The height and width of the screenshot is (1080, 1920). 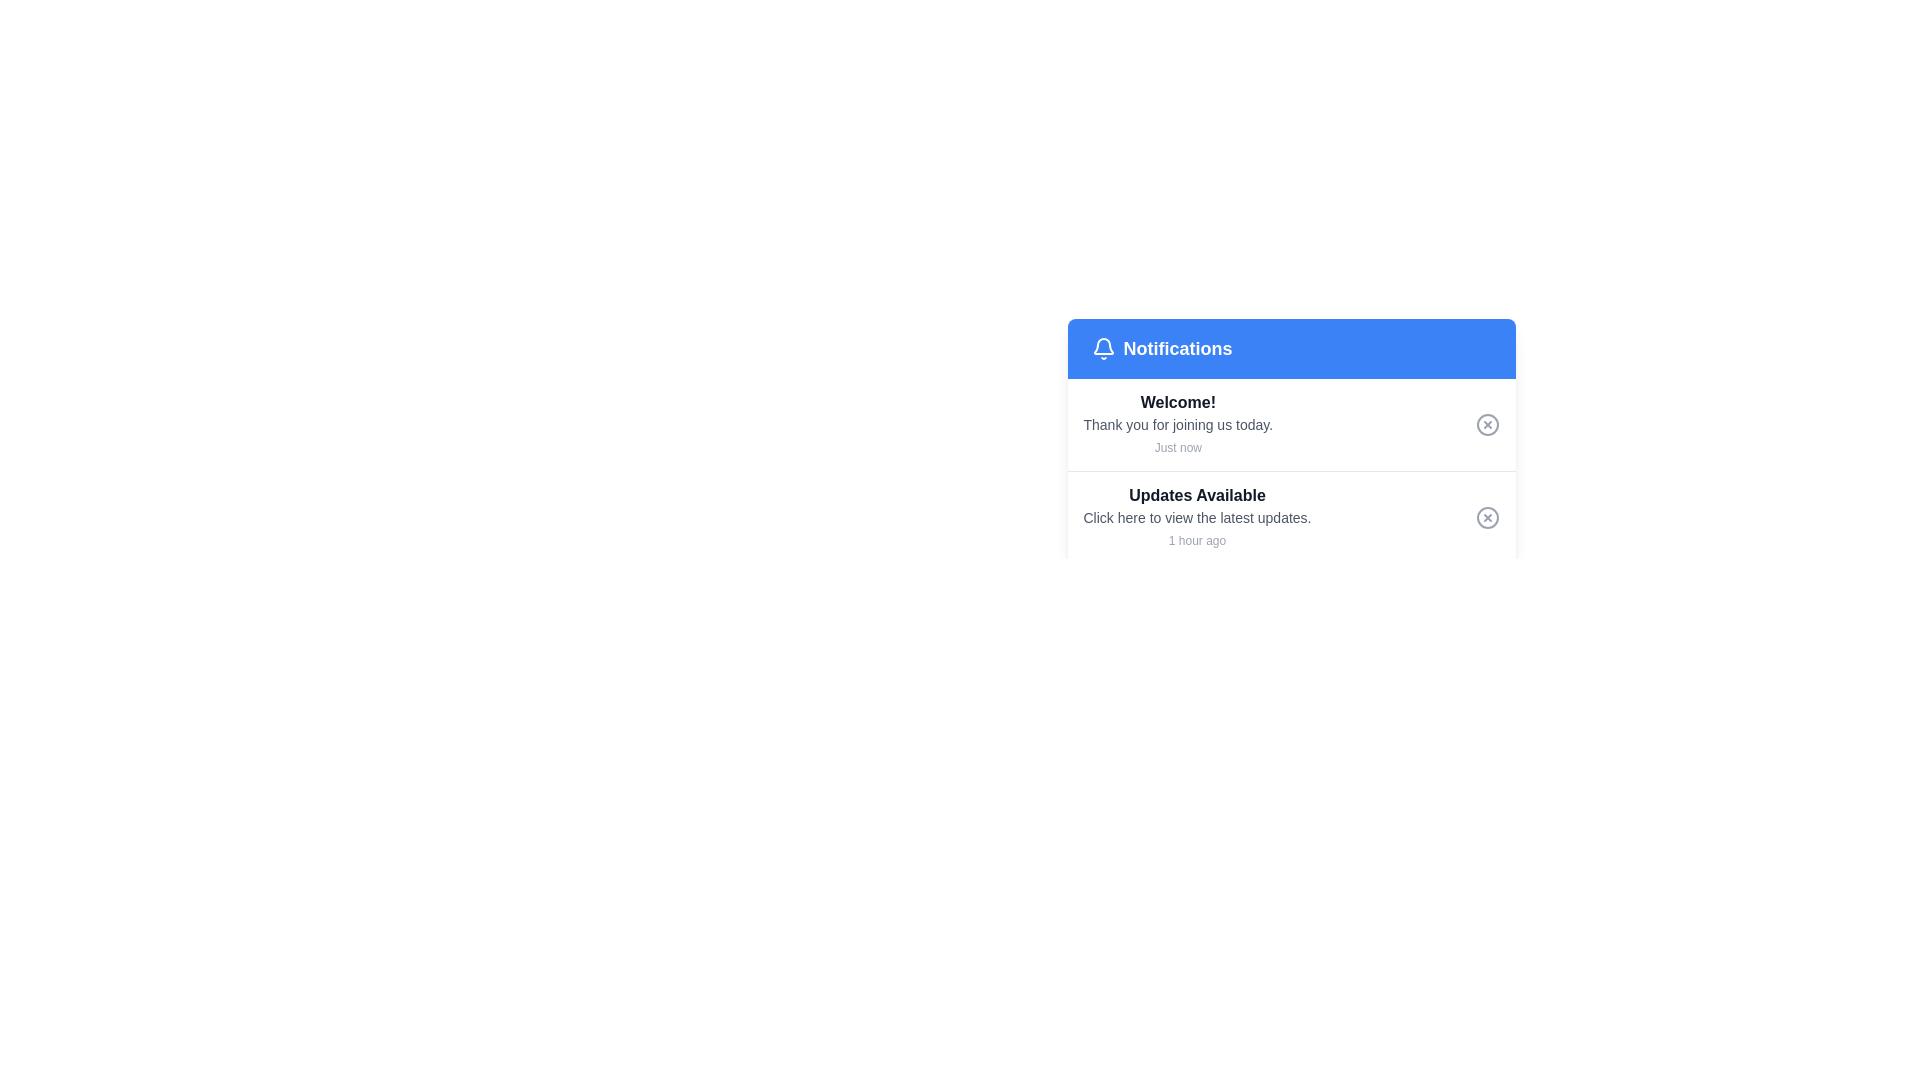 What do you see at coordinates (1102, 347) in the screenshot?
I see `the bell icon located at the leftmost part of the blue header section` at bounding box center [1102, 347].